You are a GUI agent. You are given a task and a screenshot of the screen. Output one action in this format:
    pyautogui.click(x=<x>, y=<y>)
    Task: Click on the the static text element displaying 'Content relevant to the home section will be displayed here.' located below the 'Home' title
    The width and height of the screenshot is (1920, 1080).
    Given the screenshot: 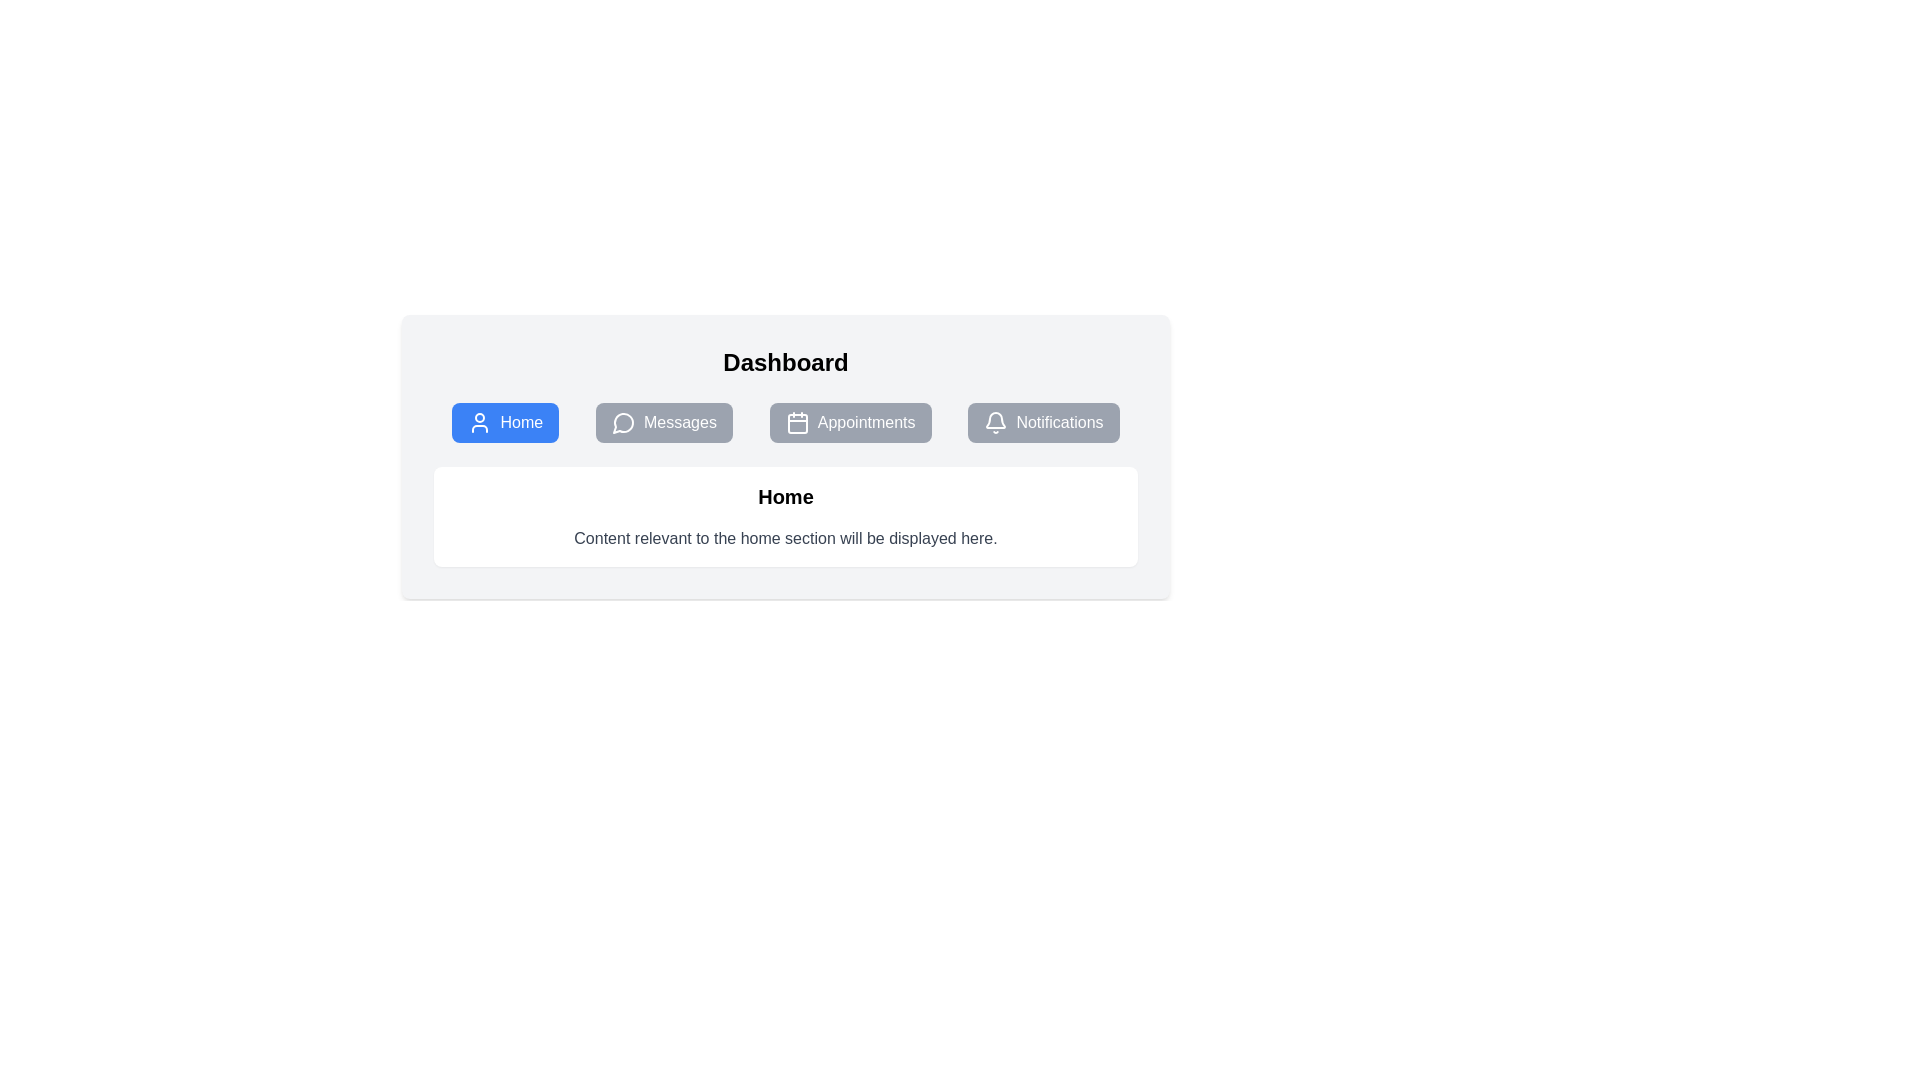 What is the action you would take?
    pyautogui.click(x=785, y=538)
    